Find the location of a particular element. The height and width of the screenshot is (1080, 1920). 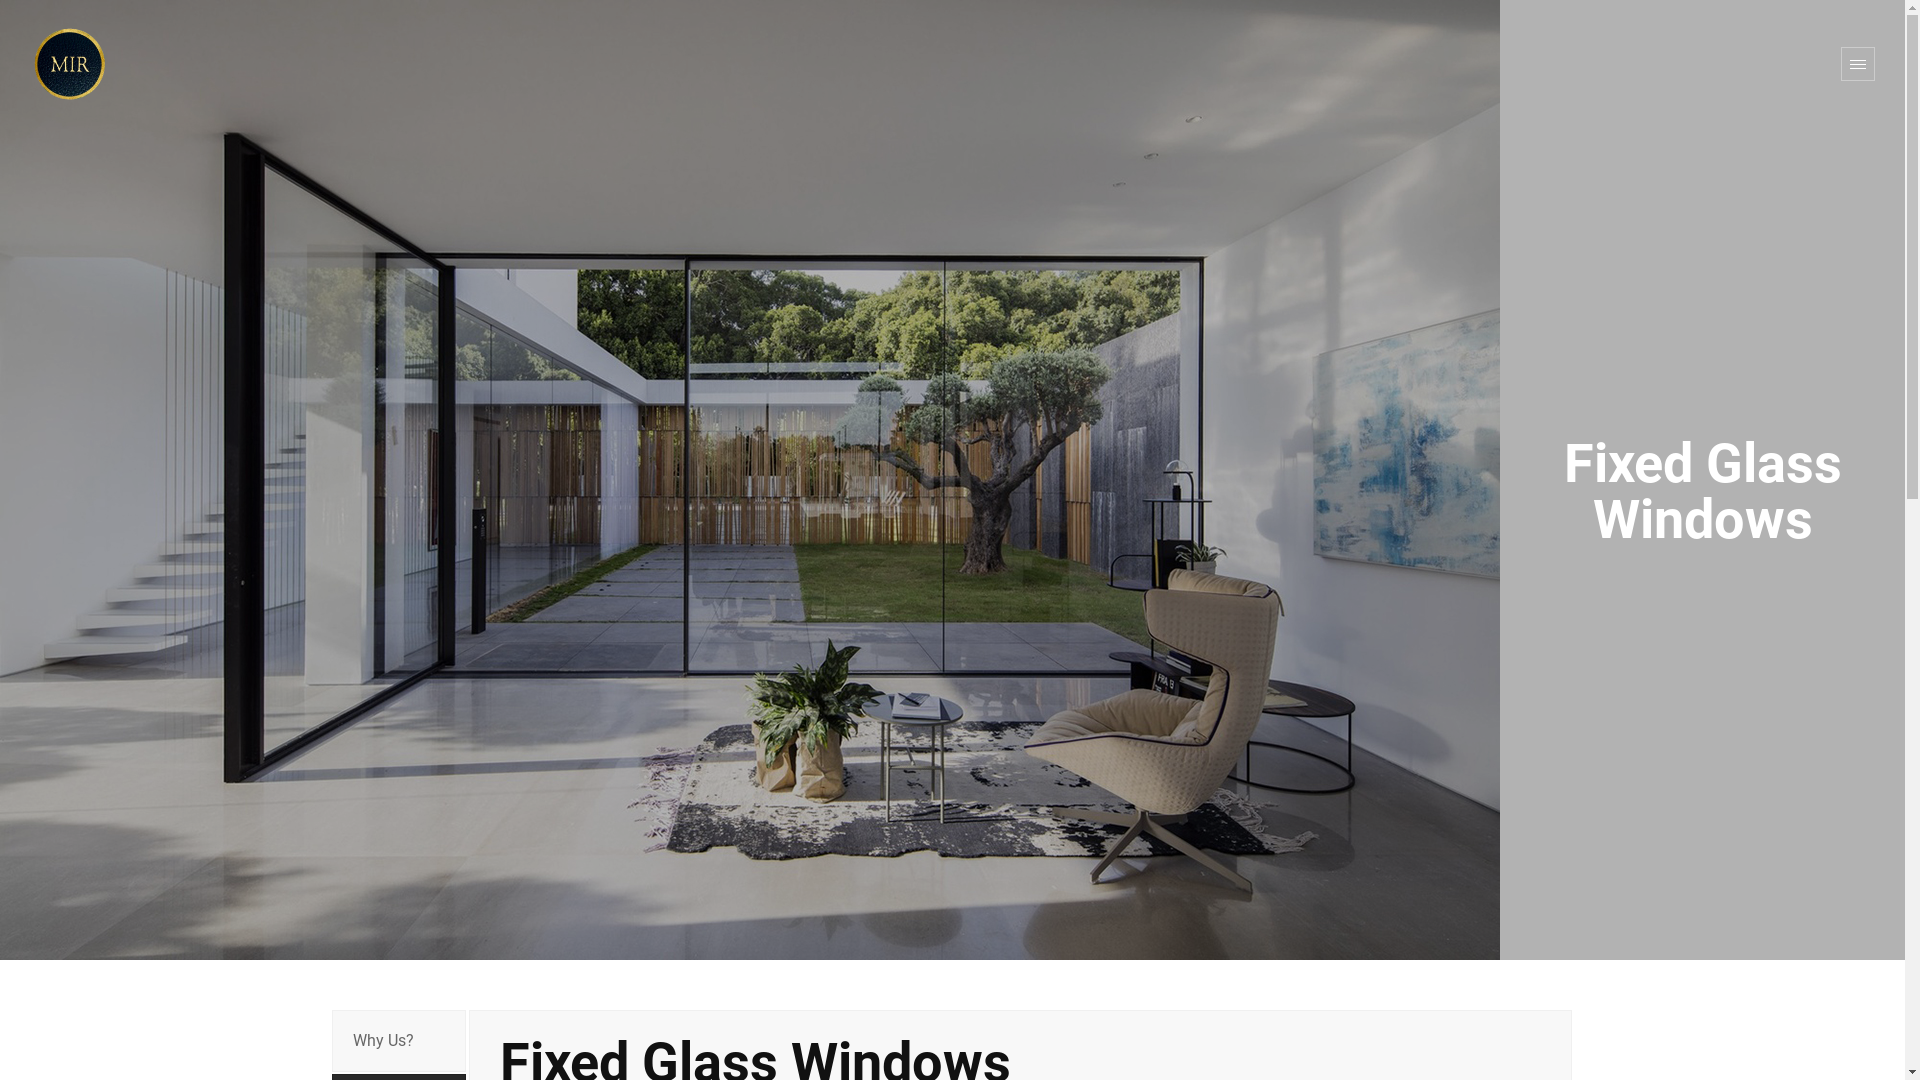

'Why Us?' is located at coordinates (398, 1040).